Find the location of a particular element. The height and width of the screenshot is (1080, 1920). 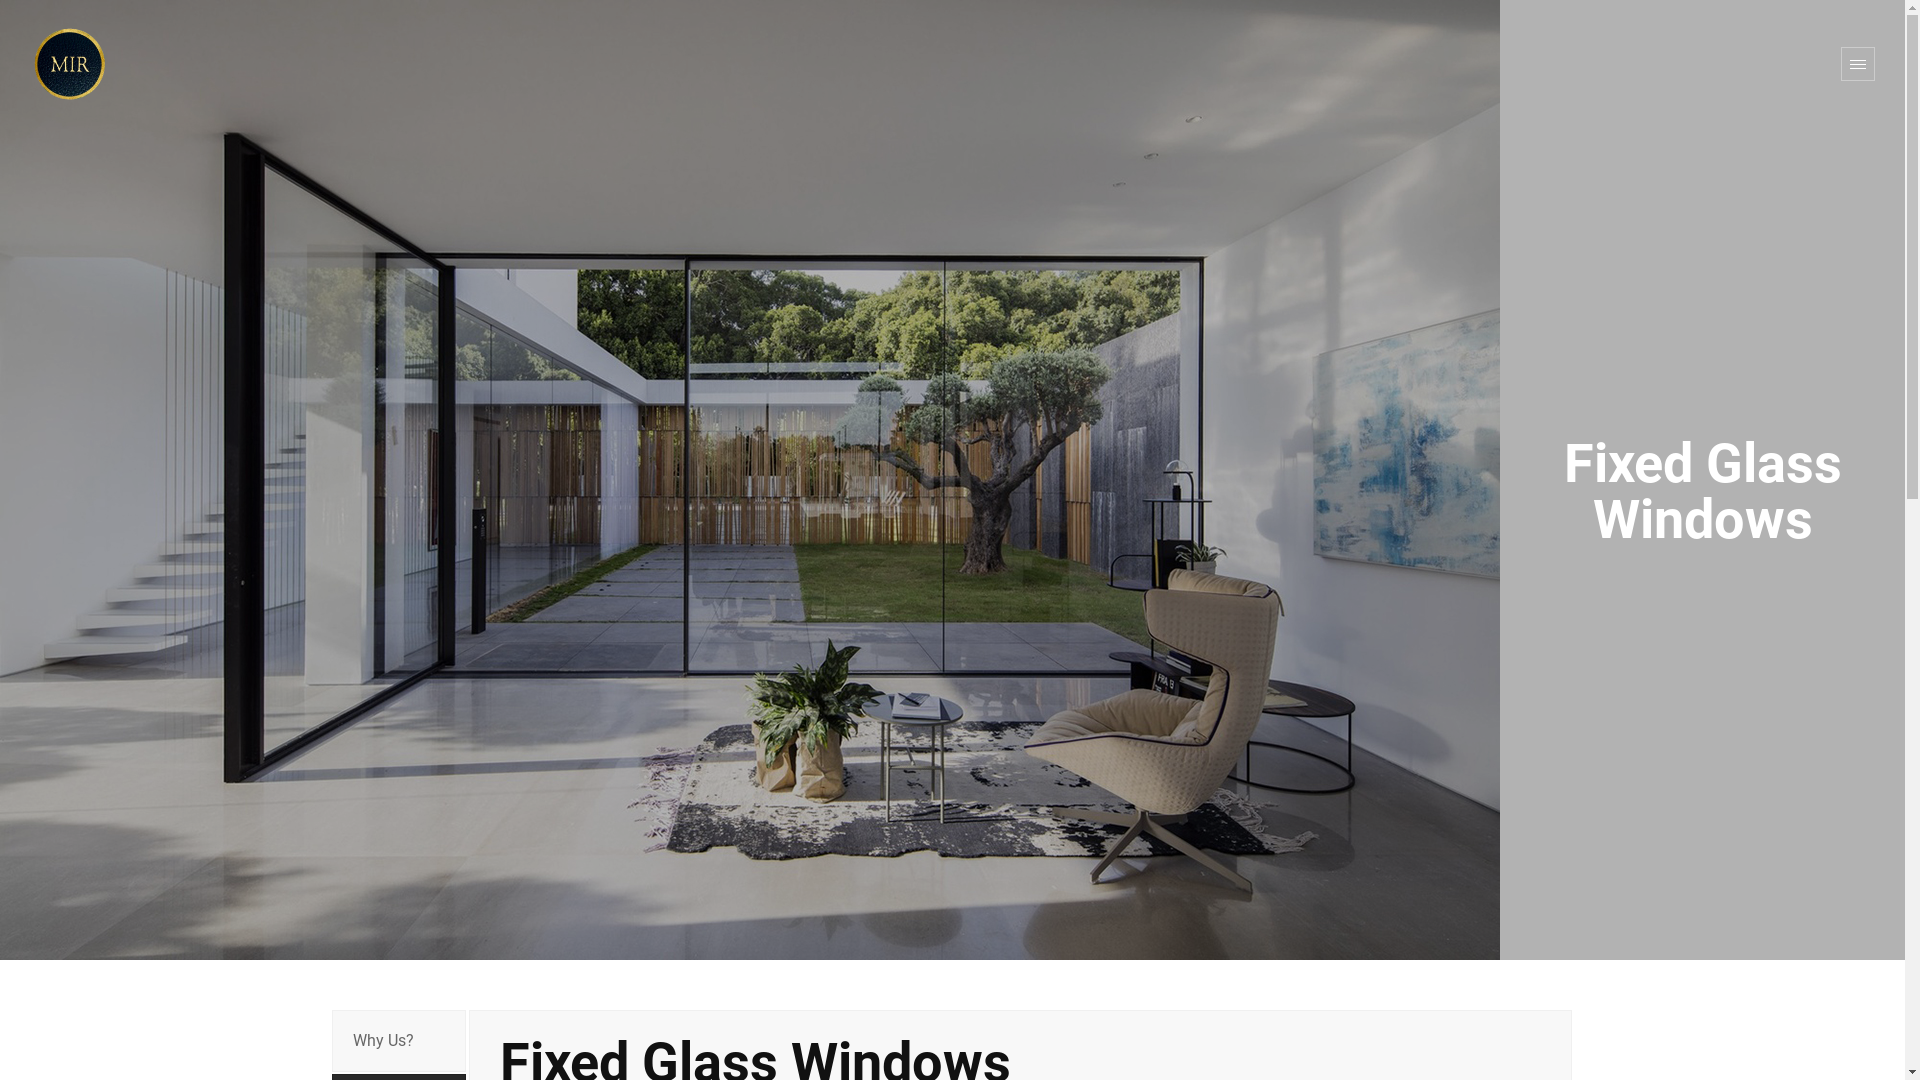

'Why Us?' is located at coordinates (398, 1040).